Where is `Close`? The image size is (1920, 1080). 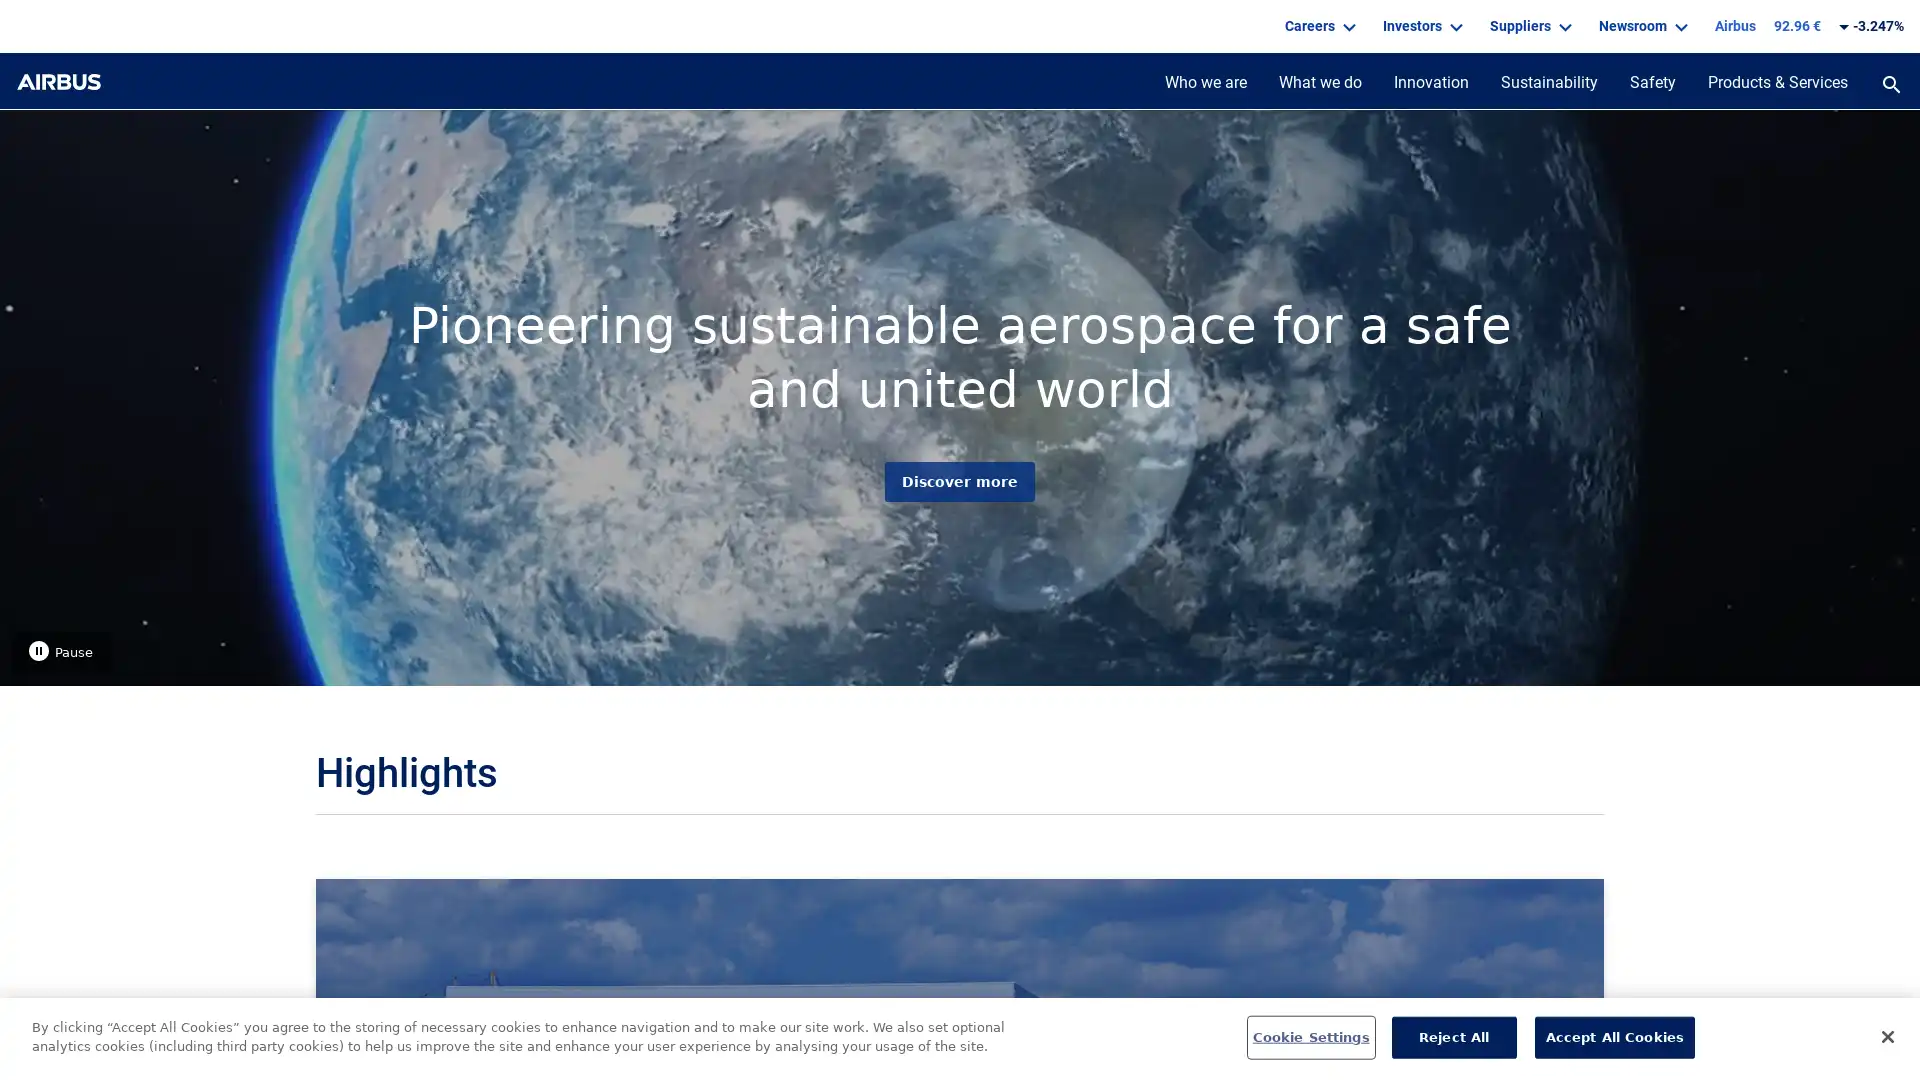
Close is located at coordinates (1886, 1035).